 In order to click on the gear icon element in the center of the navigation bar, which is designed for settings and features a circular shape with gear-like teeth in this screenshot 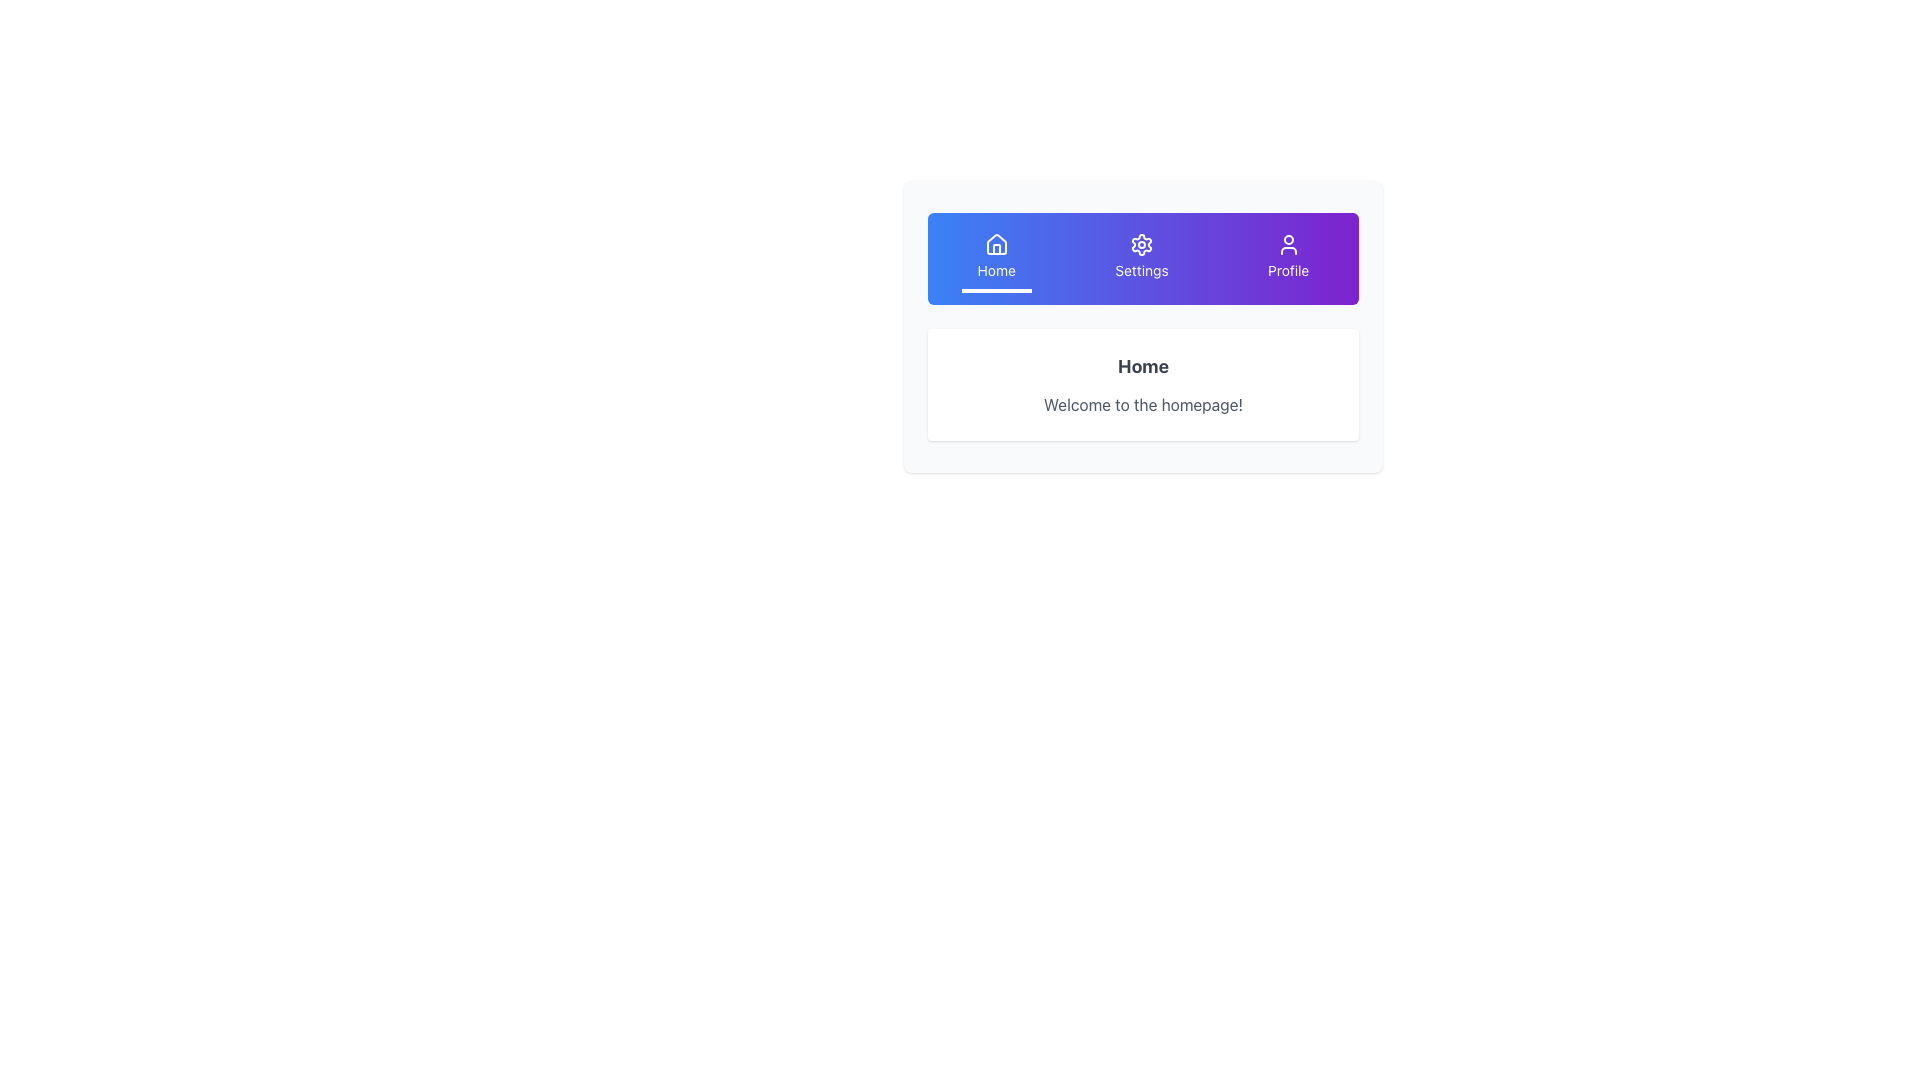, I will do `click(1142, 244)`.